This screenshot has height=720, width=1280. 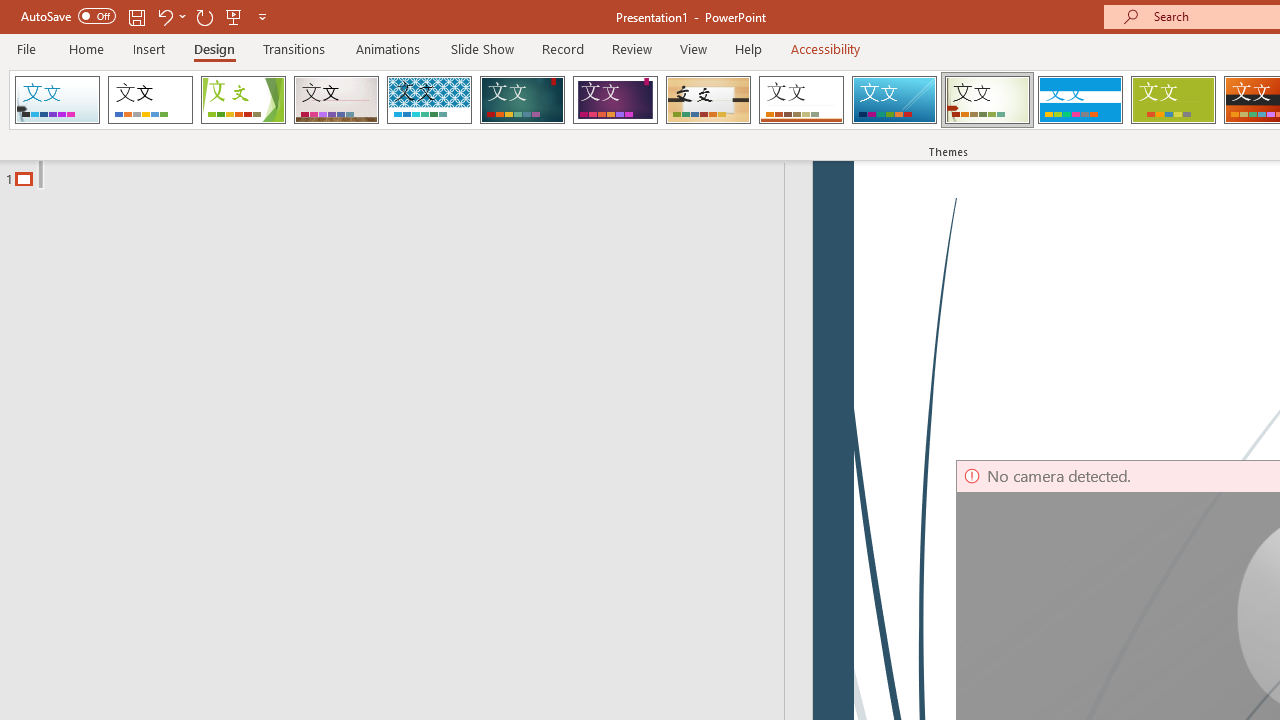 I want to click on 'Integral', so click(x=428, y=100).